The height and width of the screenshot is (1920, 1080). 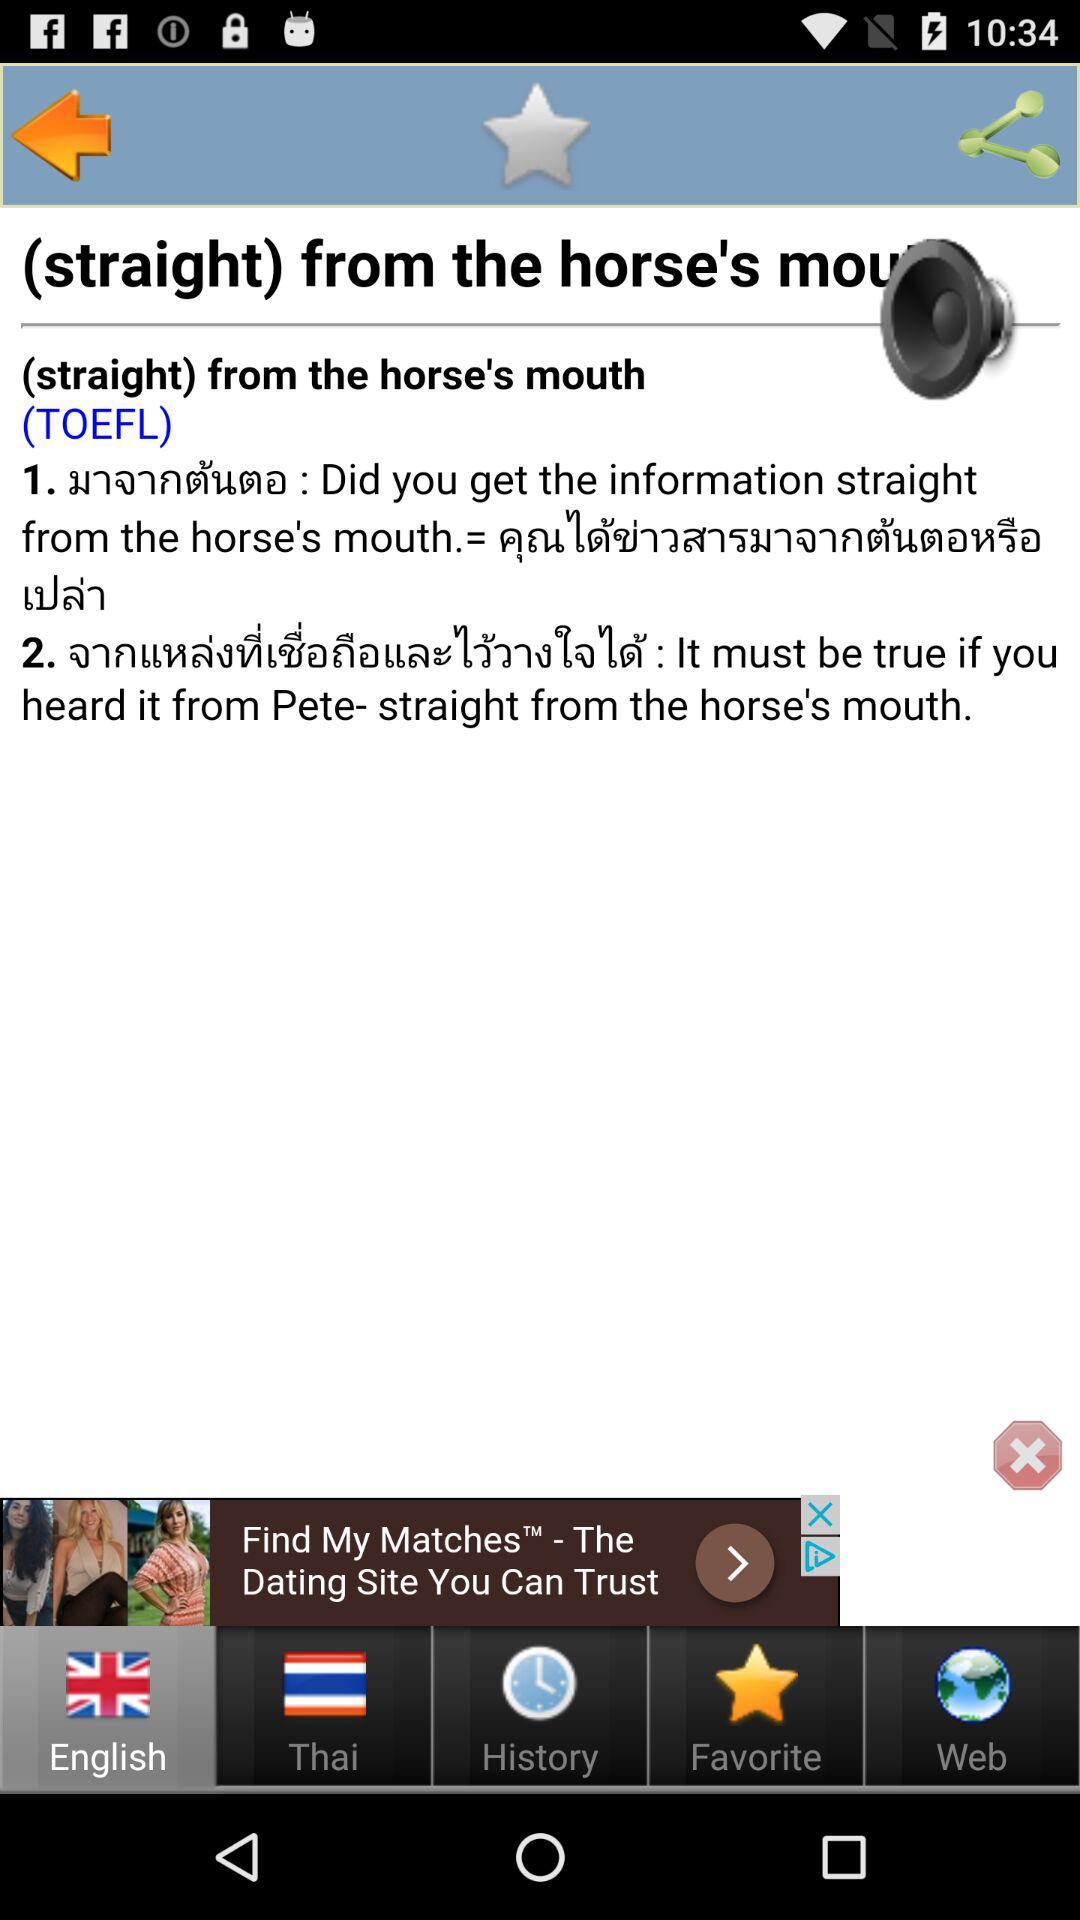 What do you see at coordinates (1009, 134) in the screenshot?
I see `share page` at bounding box center [1009, 134].